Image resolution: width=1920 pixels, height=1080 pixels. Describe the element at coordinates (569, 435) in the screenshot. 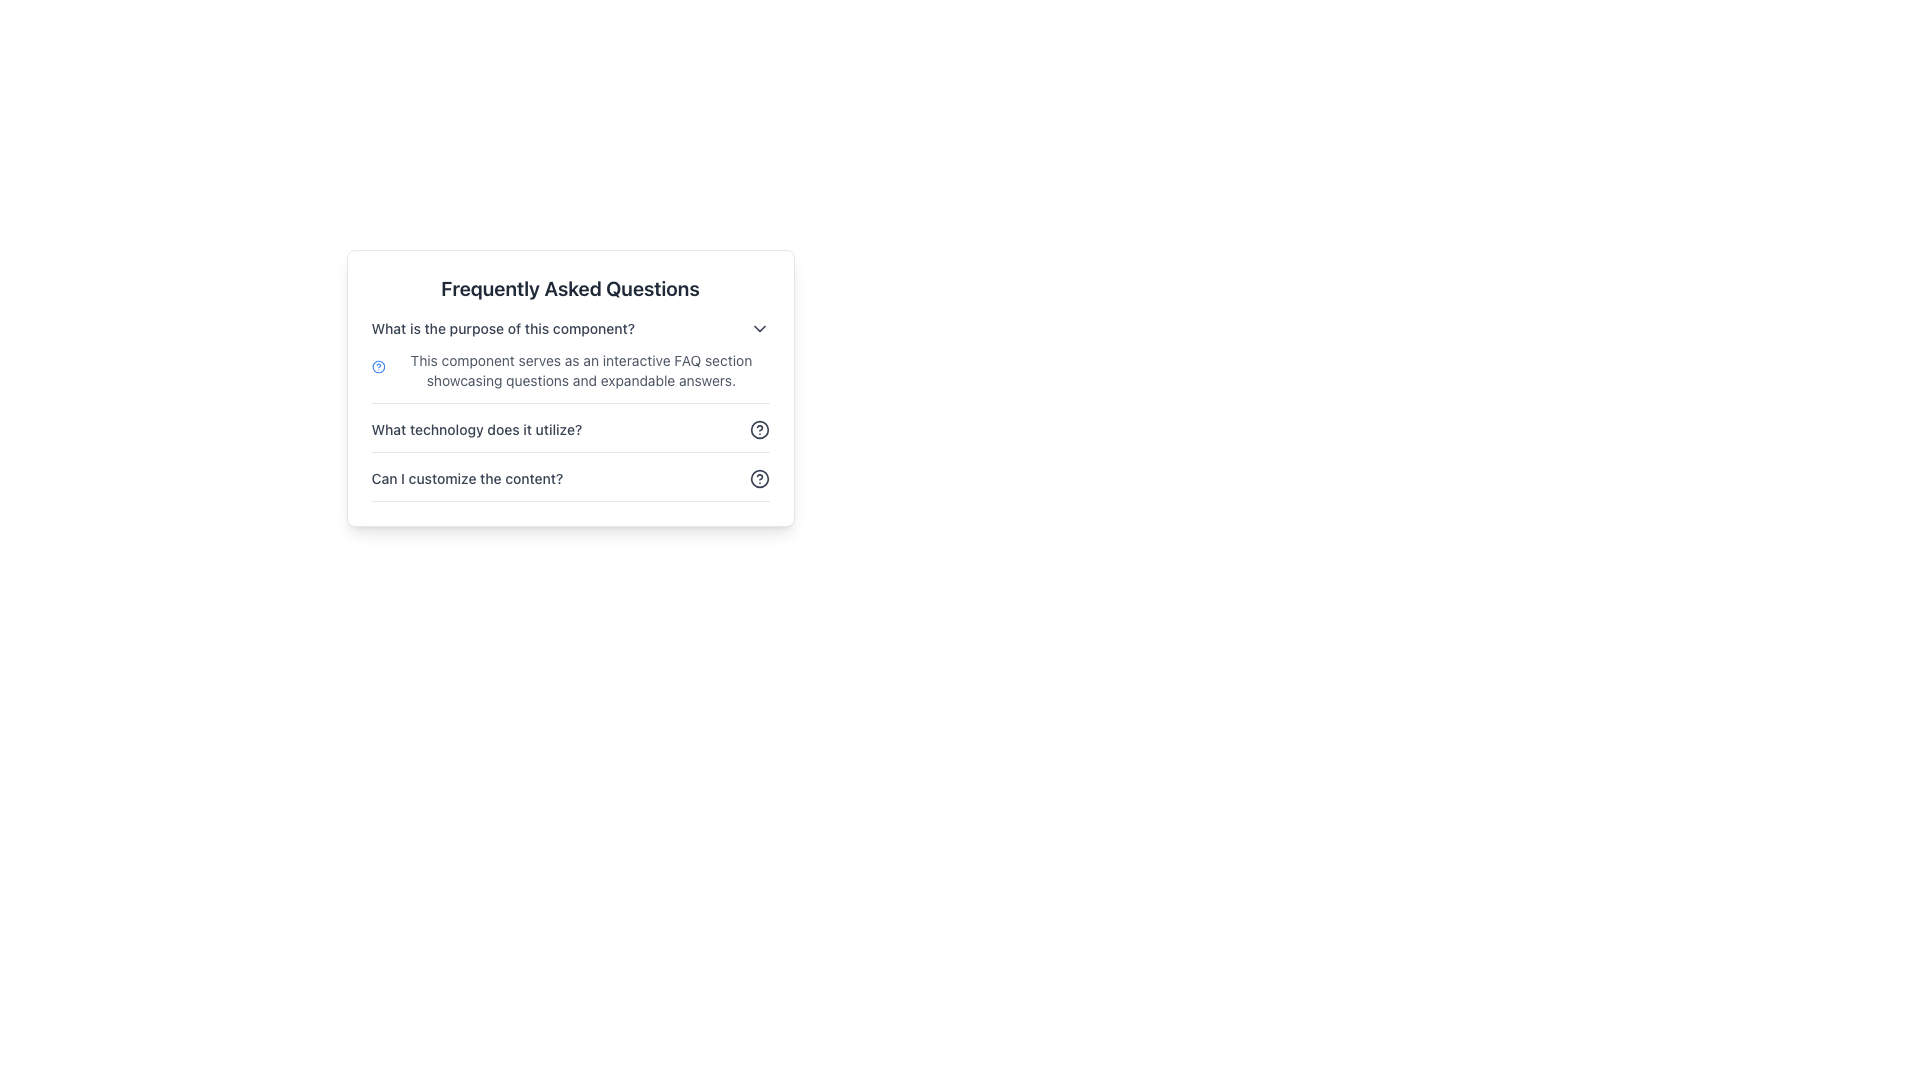

I see `the question mark icon in the second FAQ section header that asks 'What technology does it utilize?'` at that location.